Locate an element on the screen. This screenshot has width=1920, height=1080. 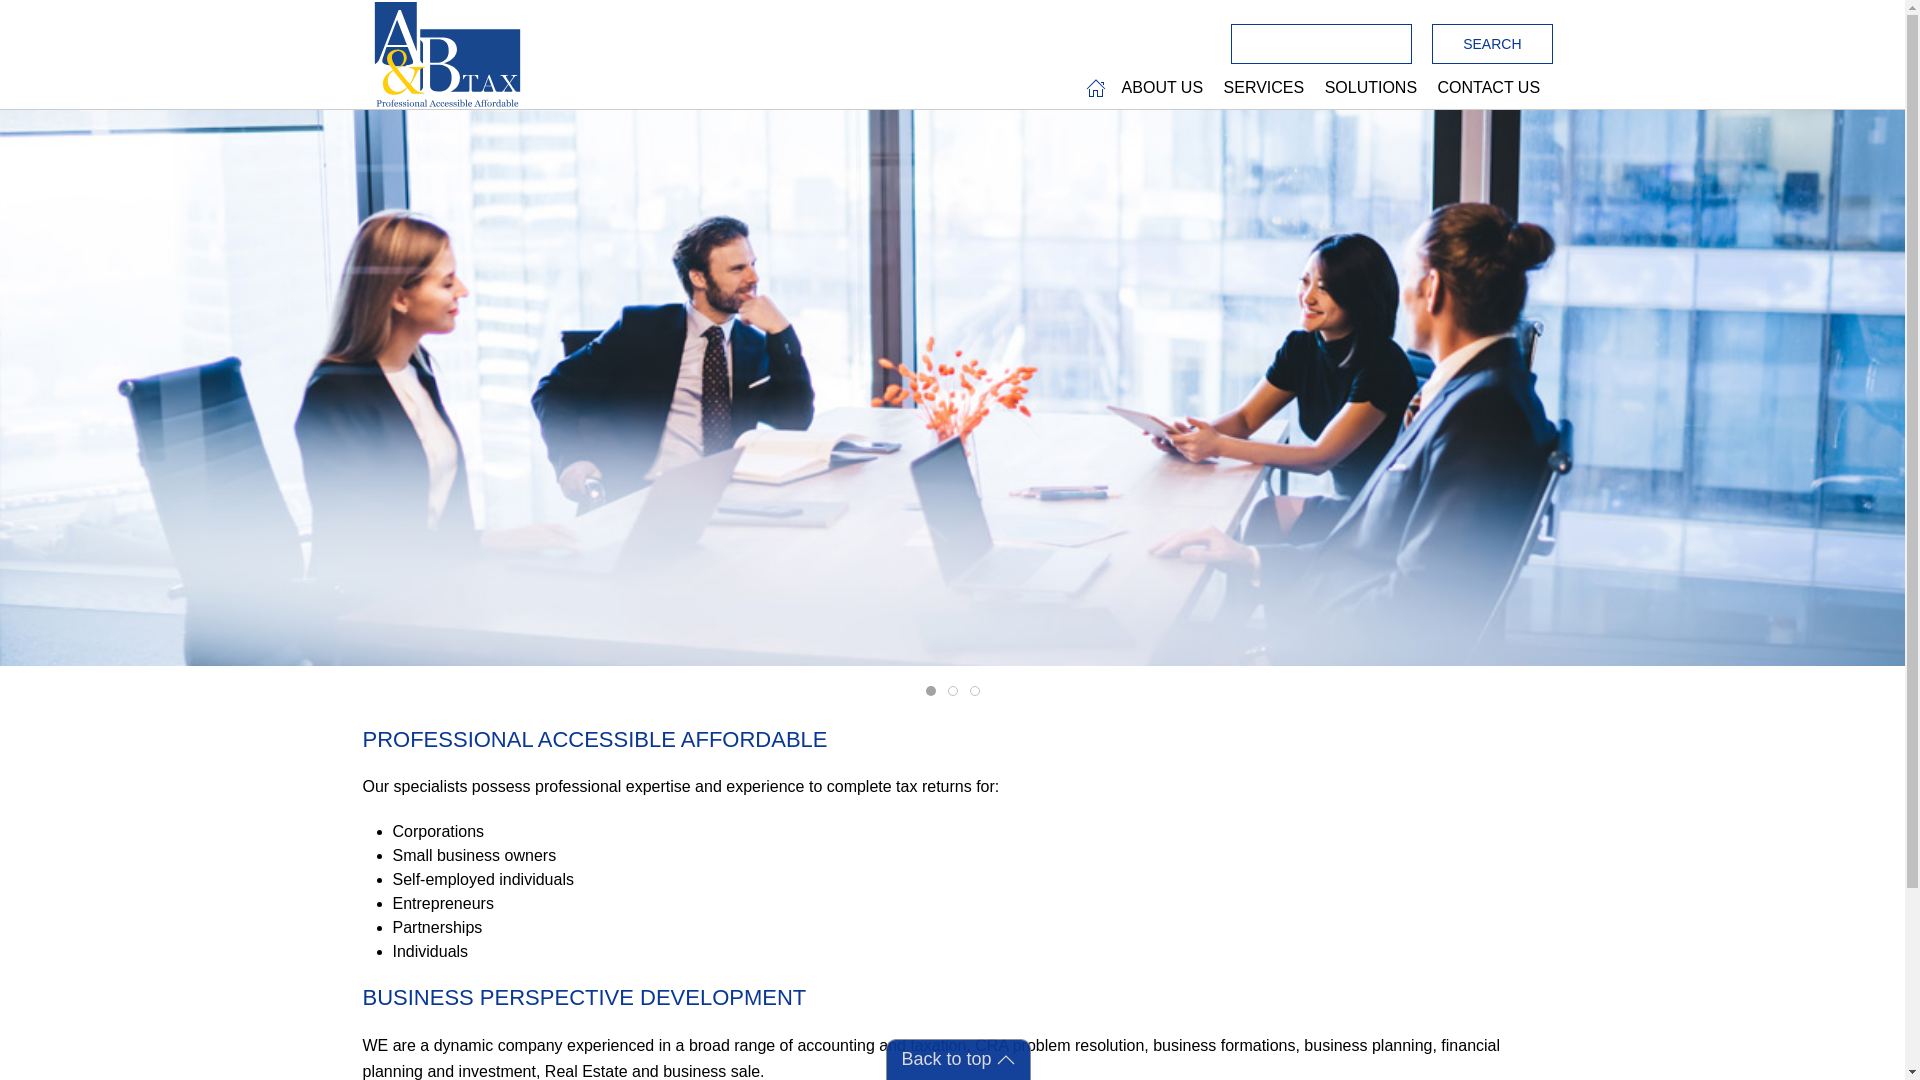
'ABOUT US ' is located at coordinates (1112, 87).